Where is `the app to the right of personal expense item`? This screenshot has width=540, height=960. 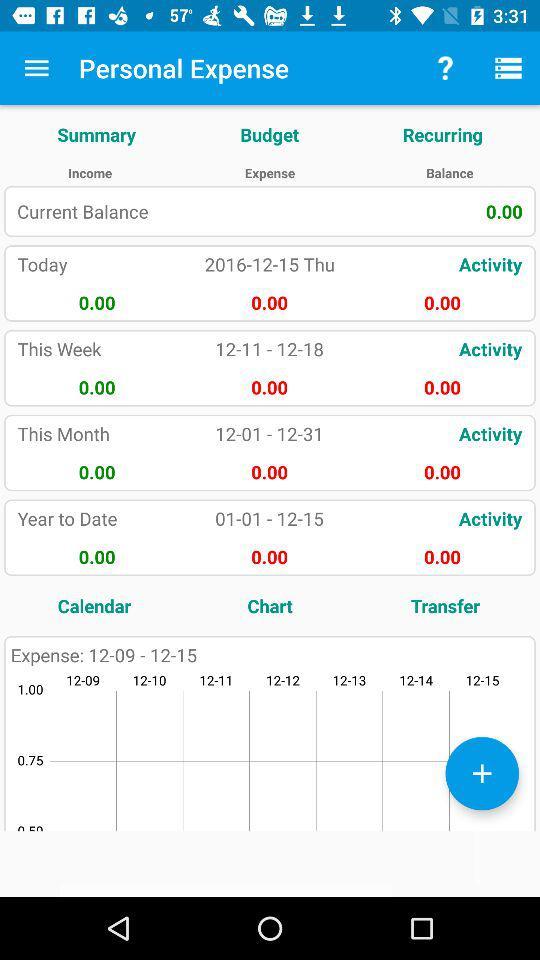 the app to the right of personal expense item is located at coordinates (445, 68).